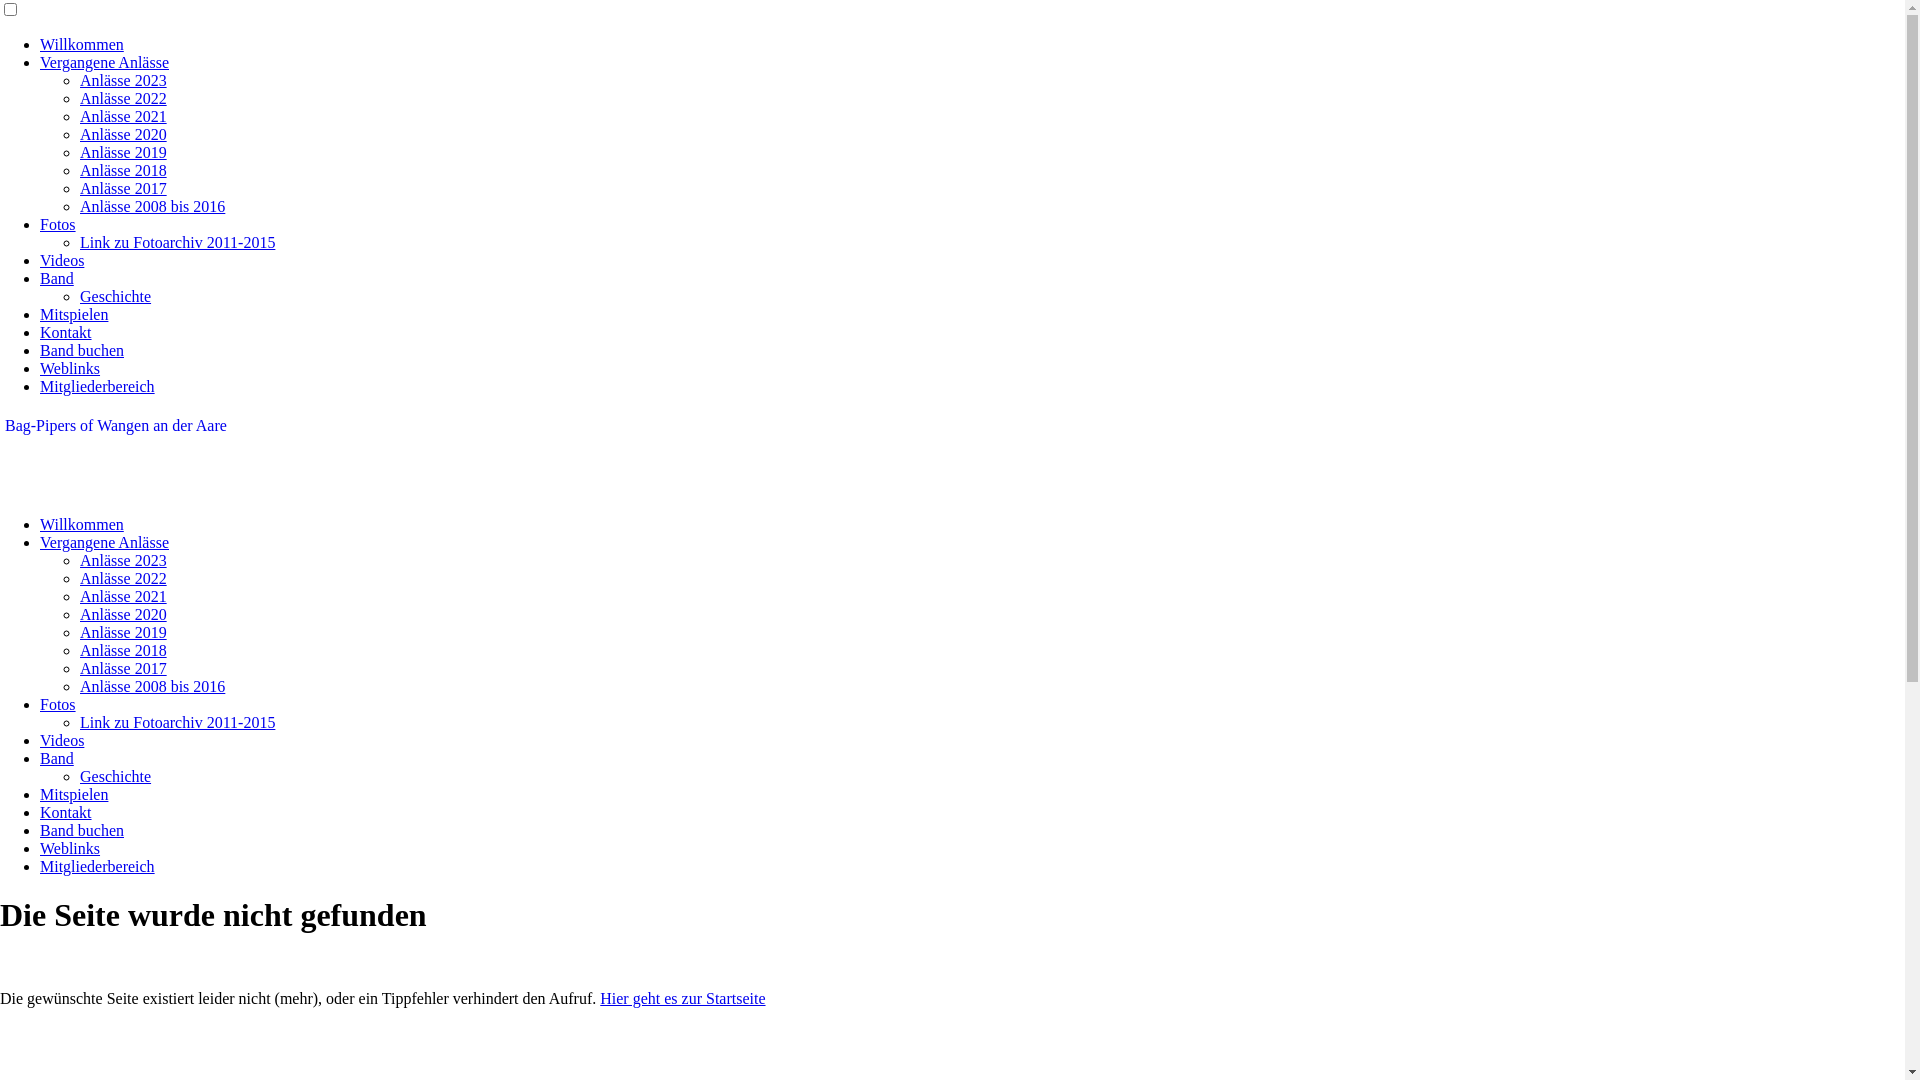  I want to click on 'Willkommen', so click(39, 523).